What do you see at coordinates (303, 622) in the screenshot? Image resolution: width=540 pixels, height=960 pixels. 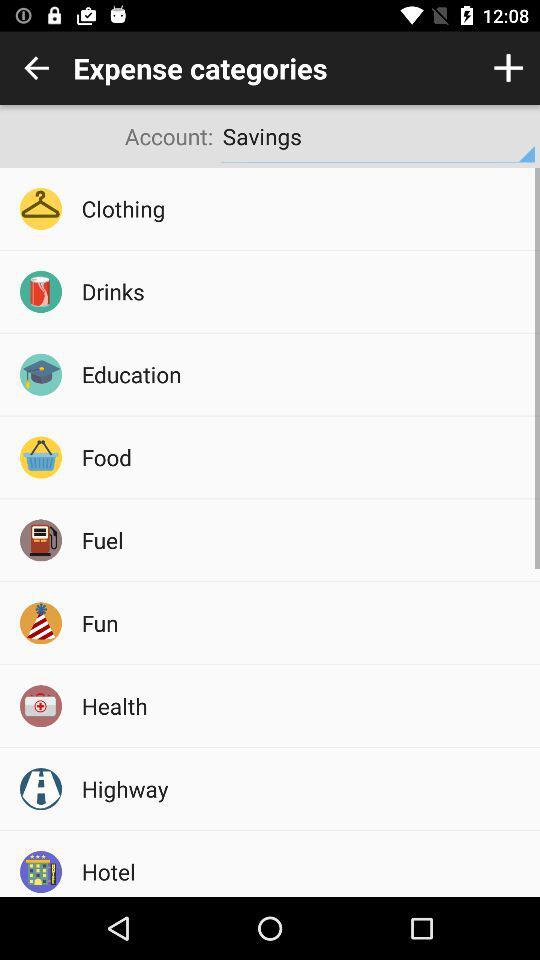 I see `the fun` at bounding box center [303, 622].